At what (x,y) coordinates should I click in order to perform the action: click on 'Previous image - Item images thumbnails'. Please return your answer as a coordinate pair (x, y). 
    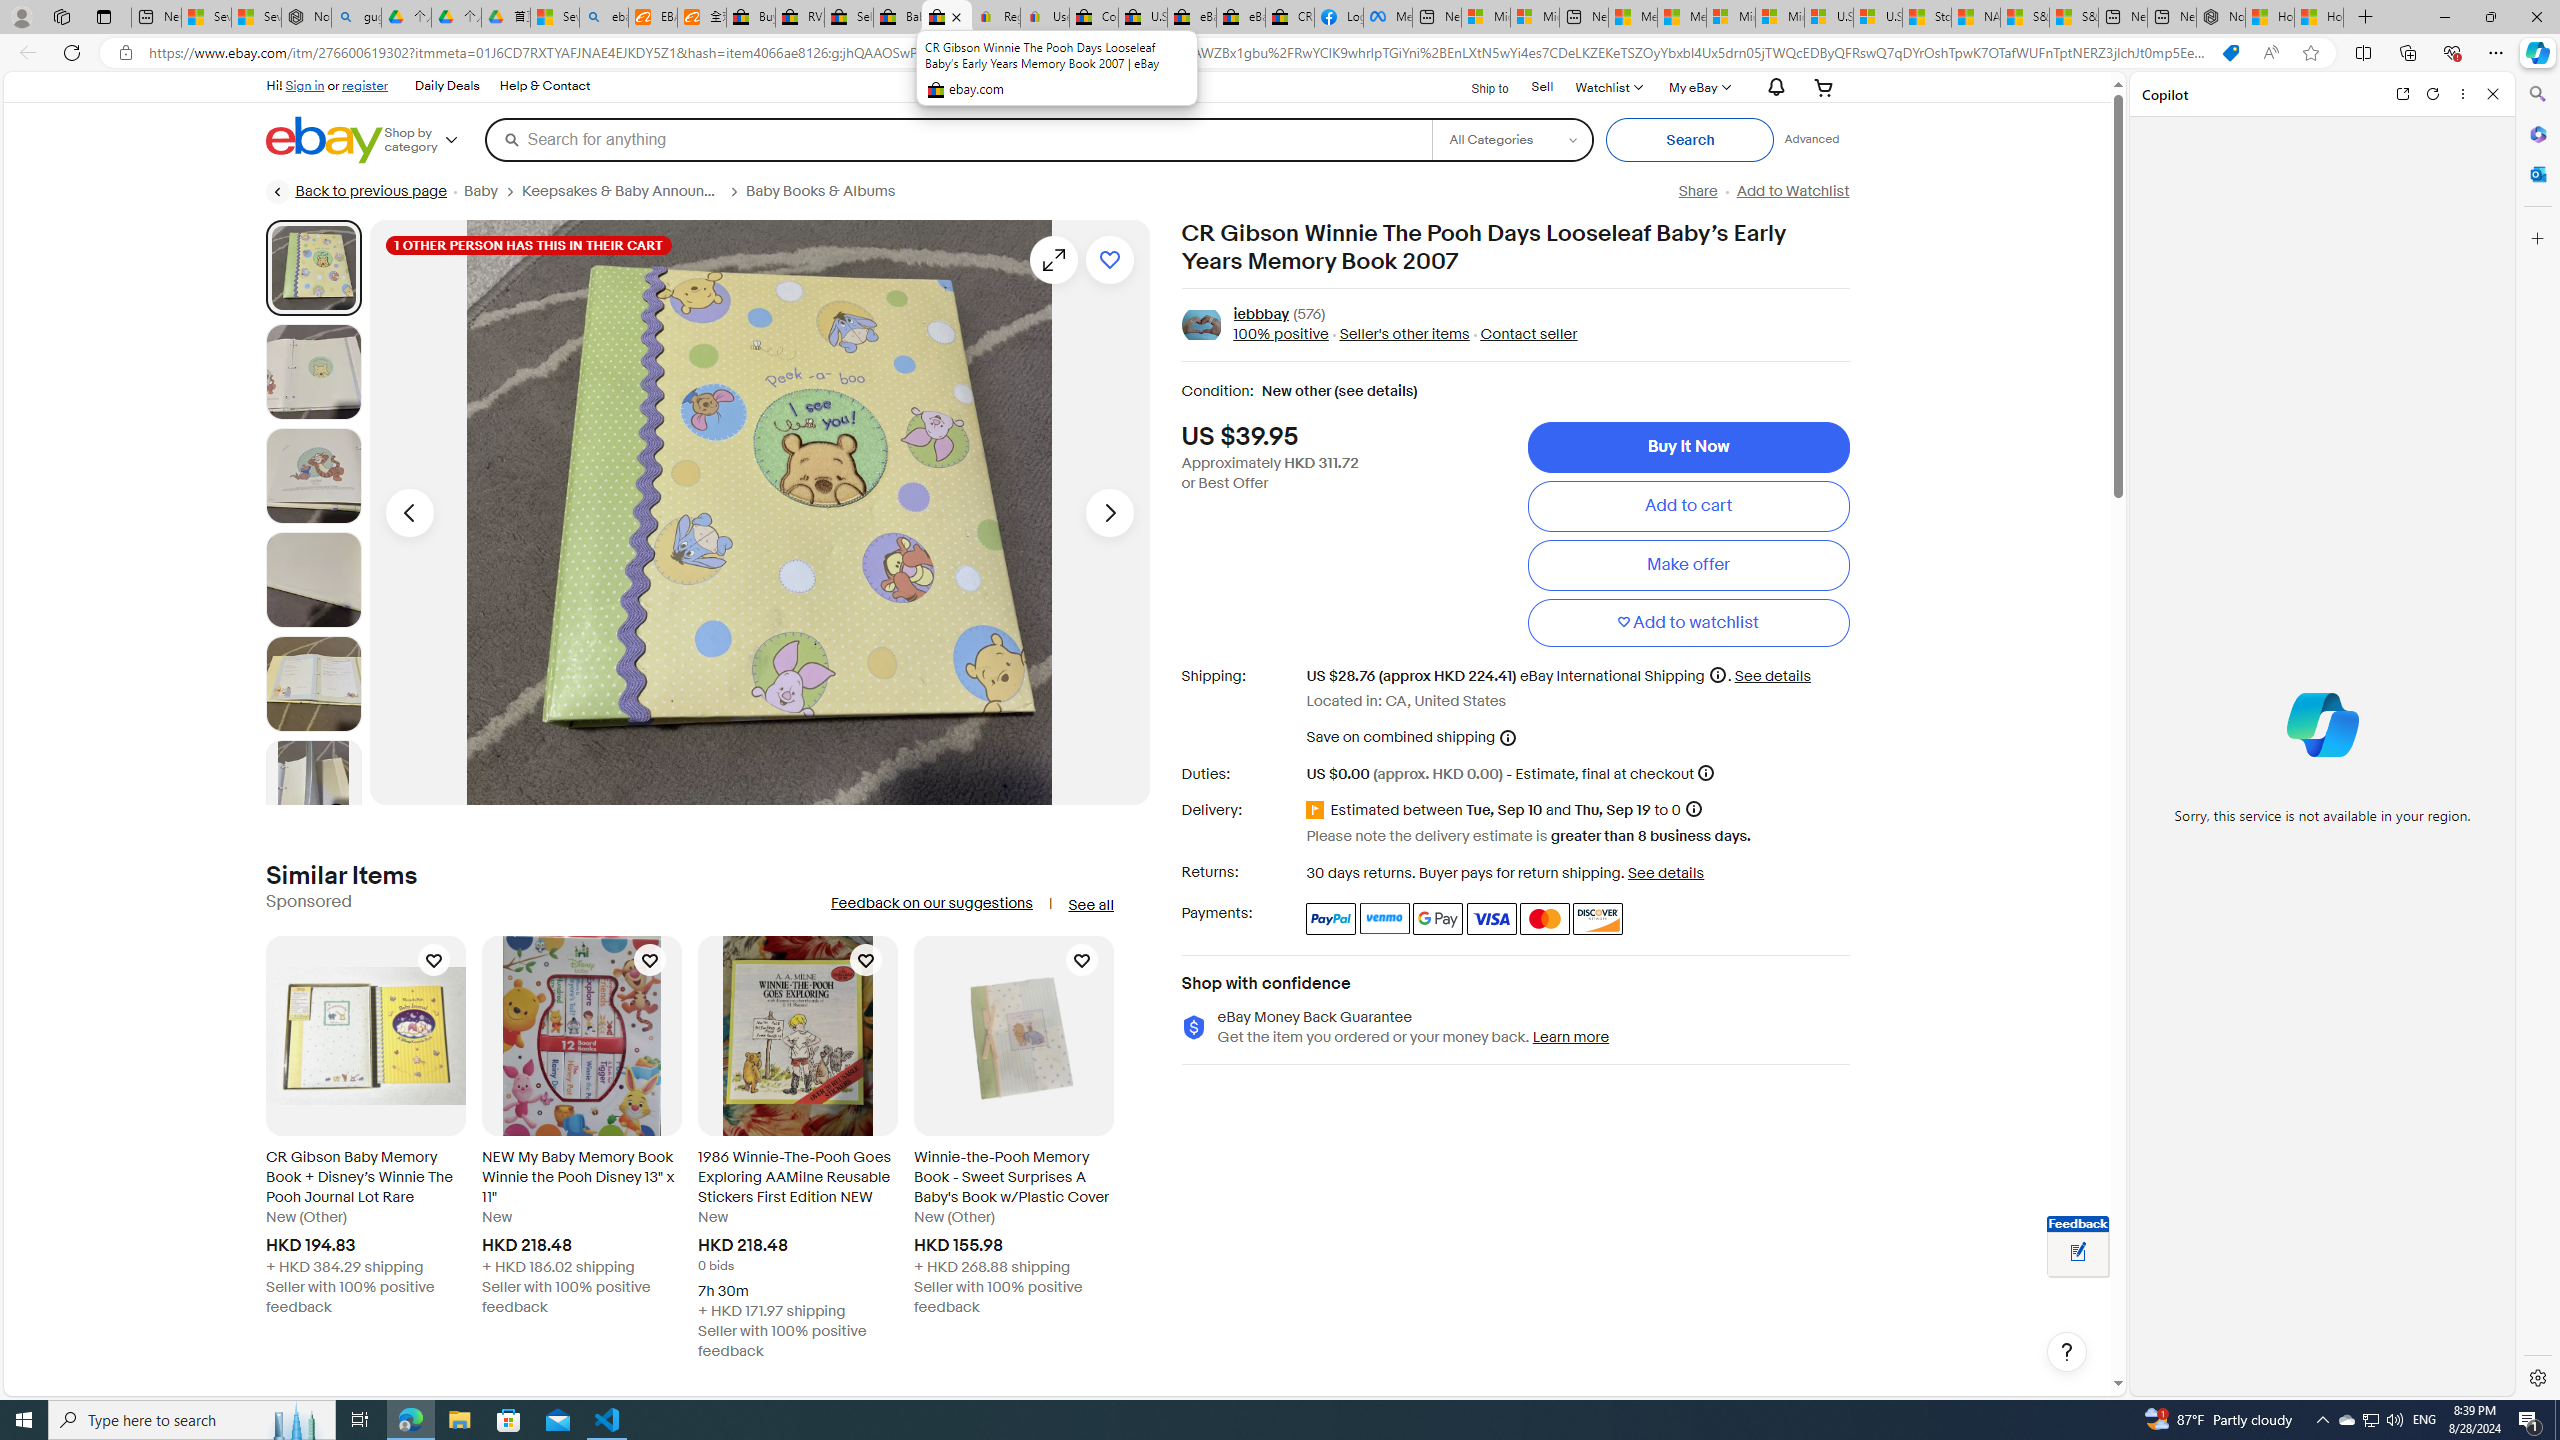
    Looking at the image, I should click on (408, 512).